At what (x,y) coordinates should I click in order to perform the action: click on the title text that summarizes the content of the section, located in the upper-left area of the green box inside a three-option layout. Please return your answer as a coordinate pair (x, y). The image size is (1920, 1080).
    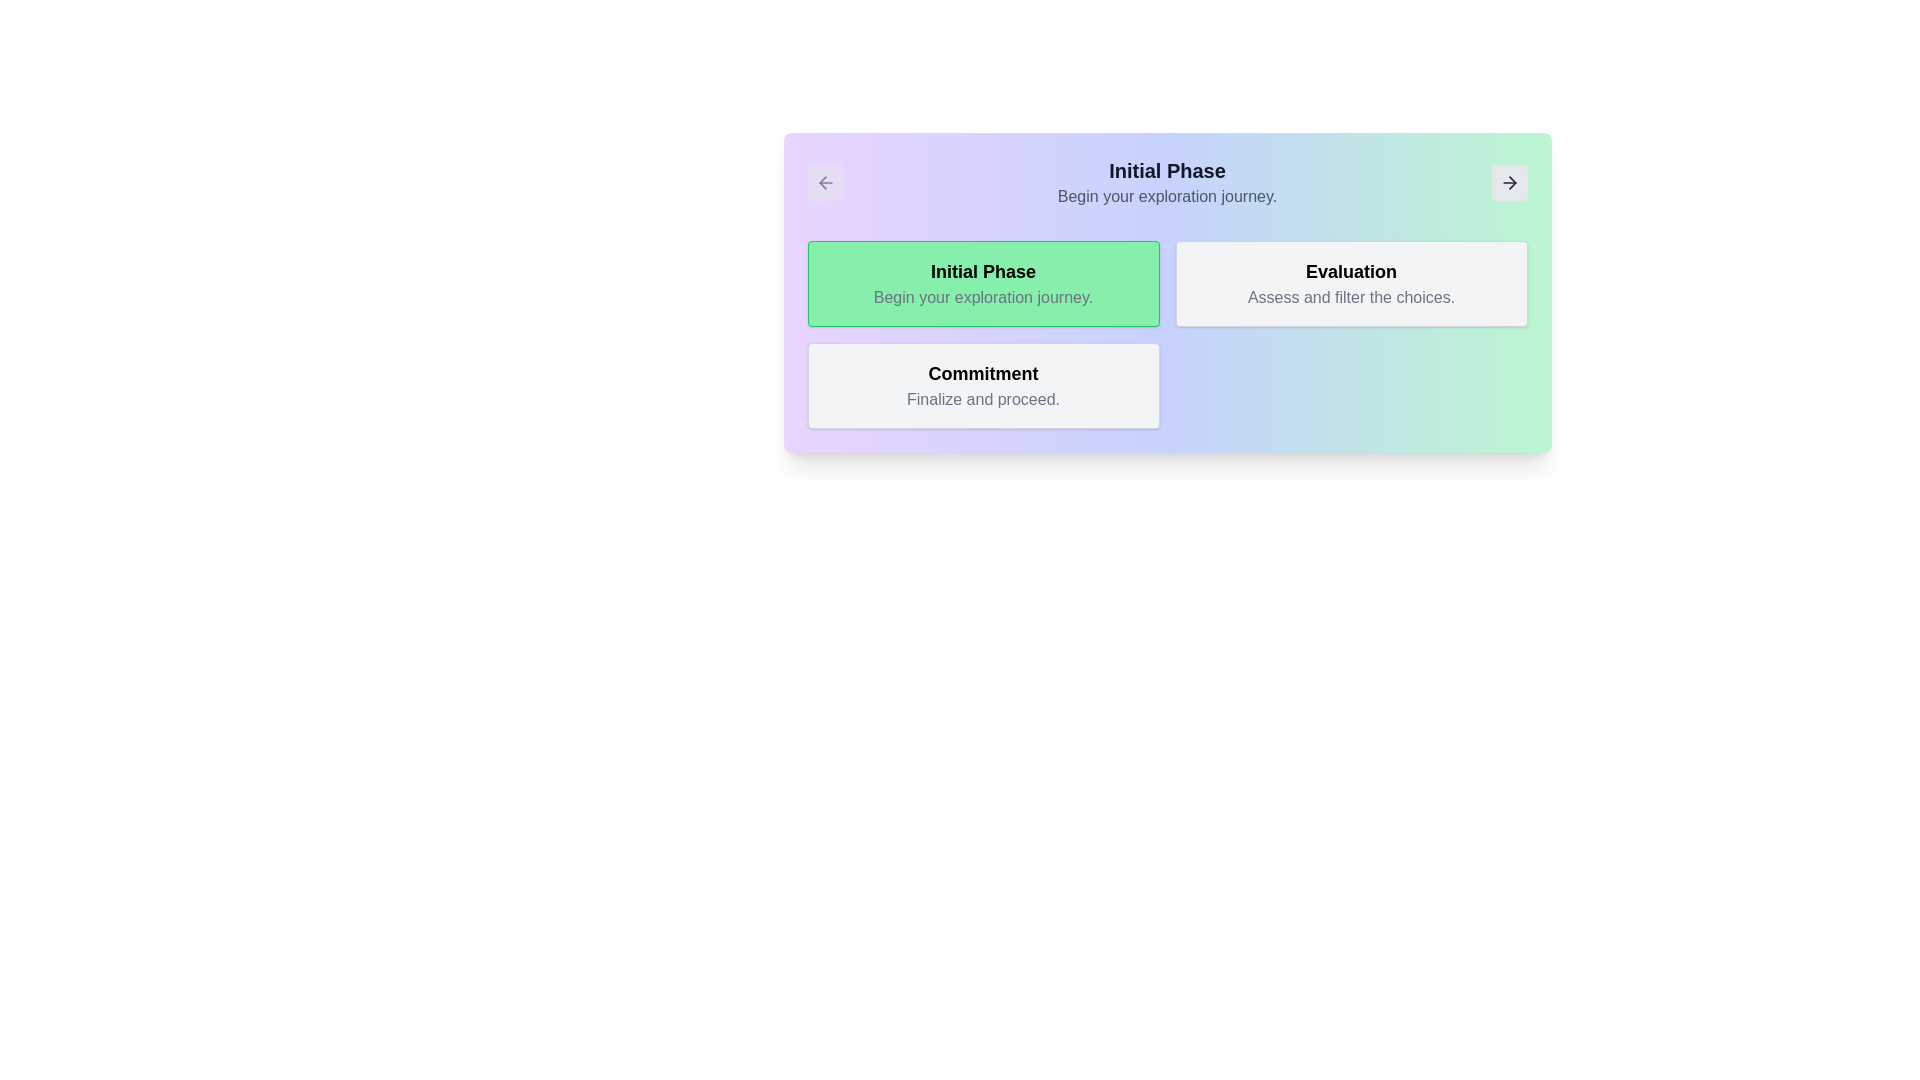
    Looking at the image, I should click on (983, 272).